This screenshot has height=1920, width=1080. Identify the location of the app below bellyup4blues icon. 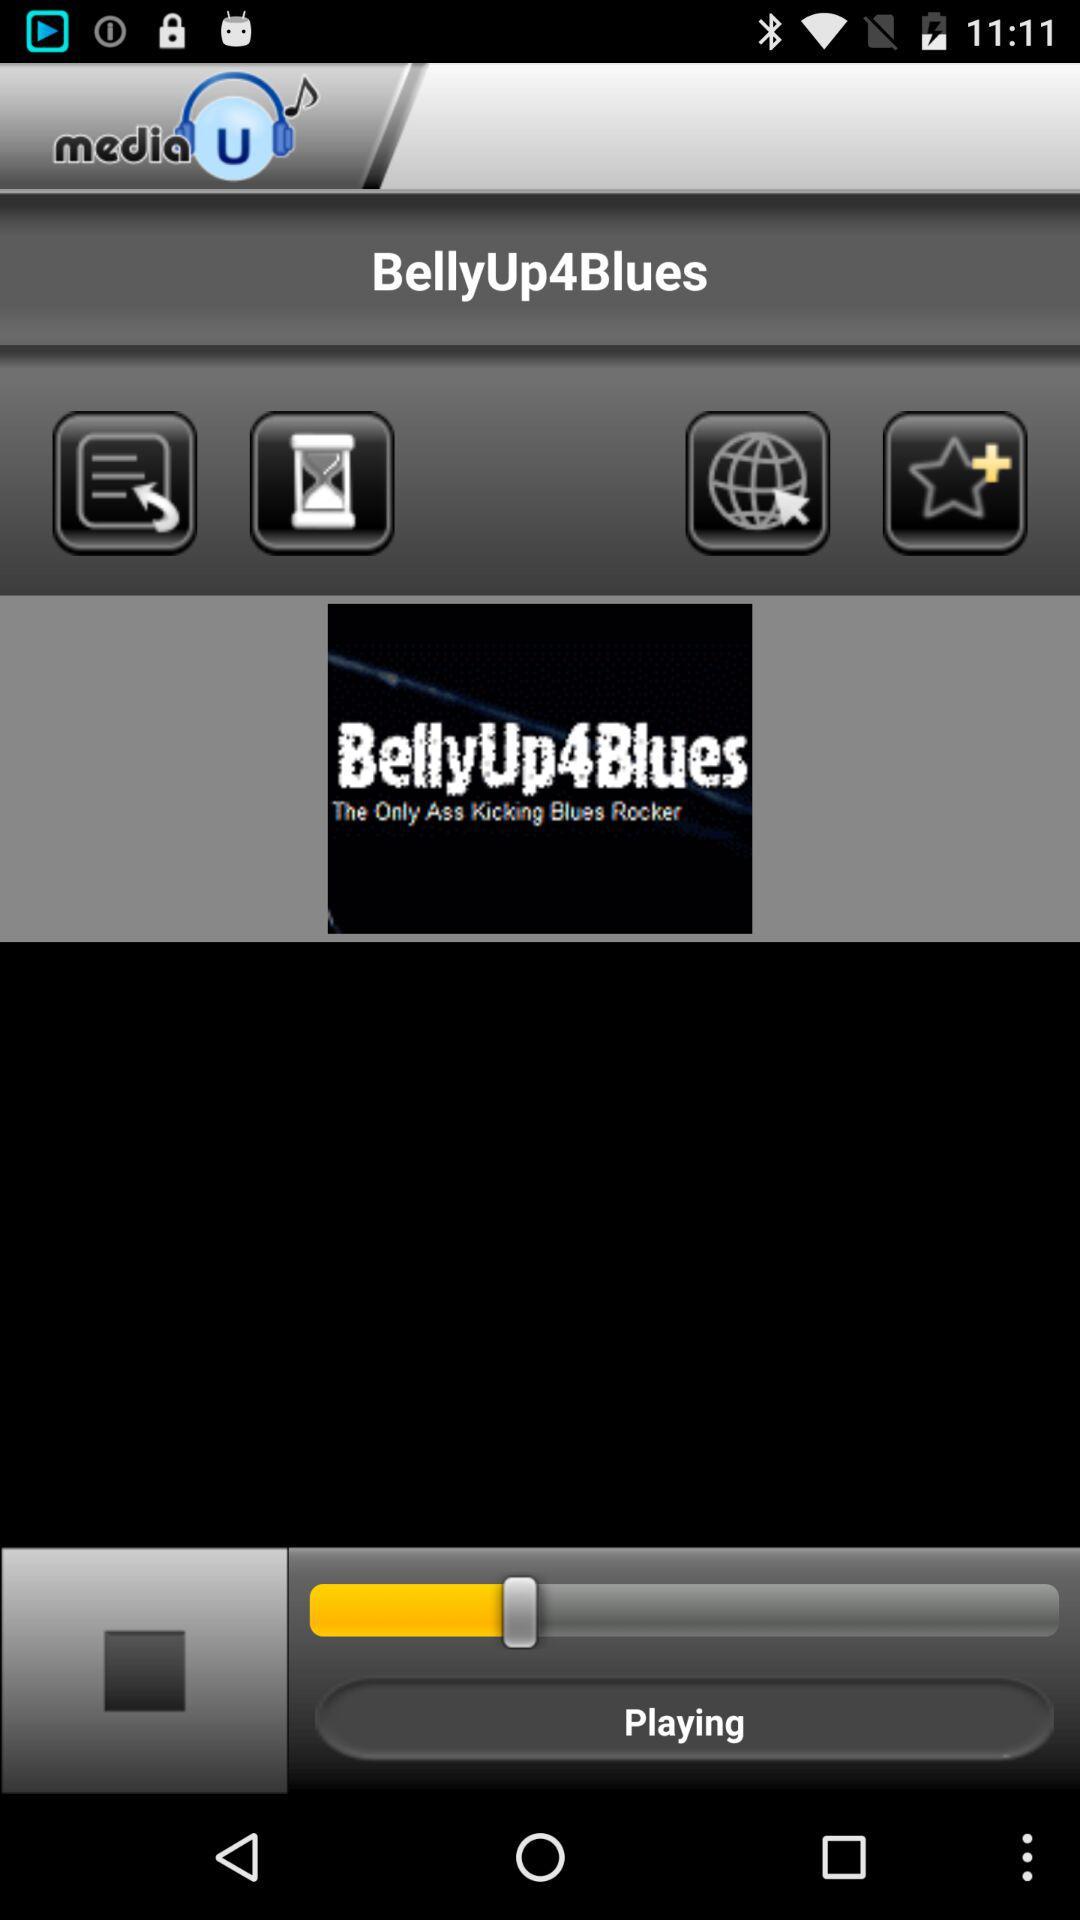
(321, 483).